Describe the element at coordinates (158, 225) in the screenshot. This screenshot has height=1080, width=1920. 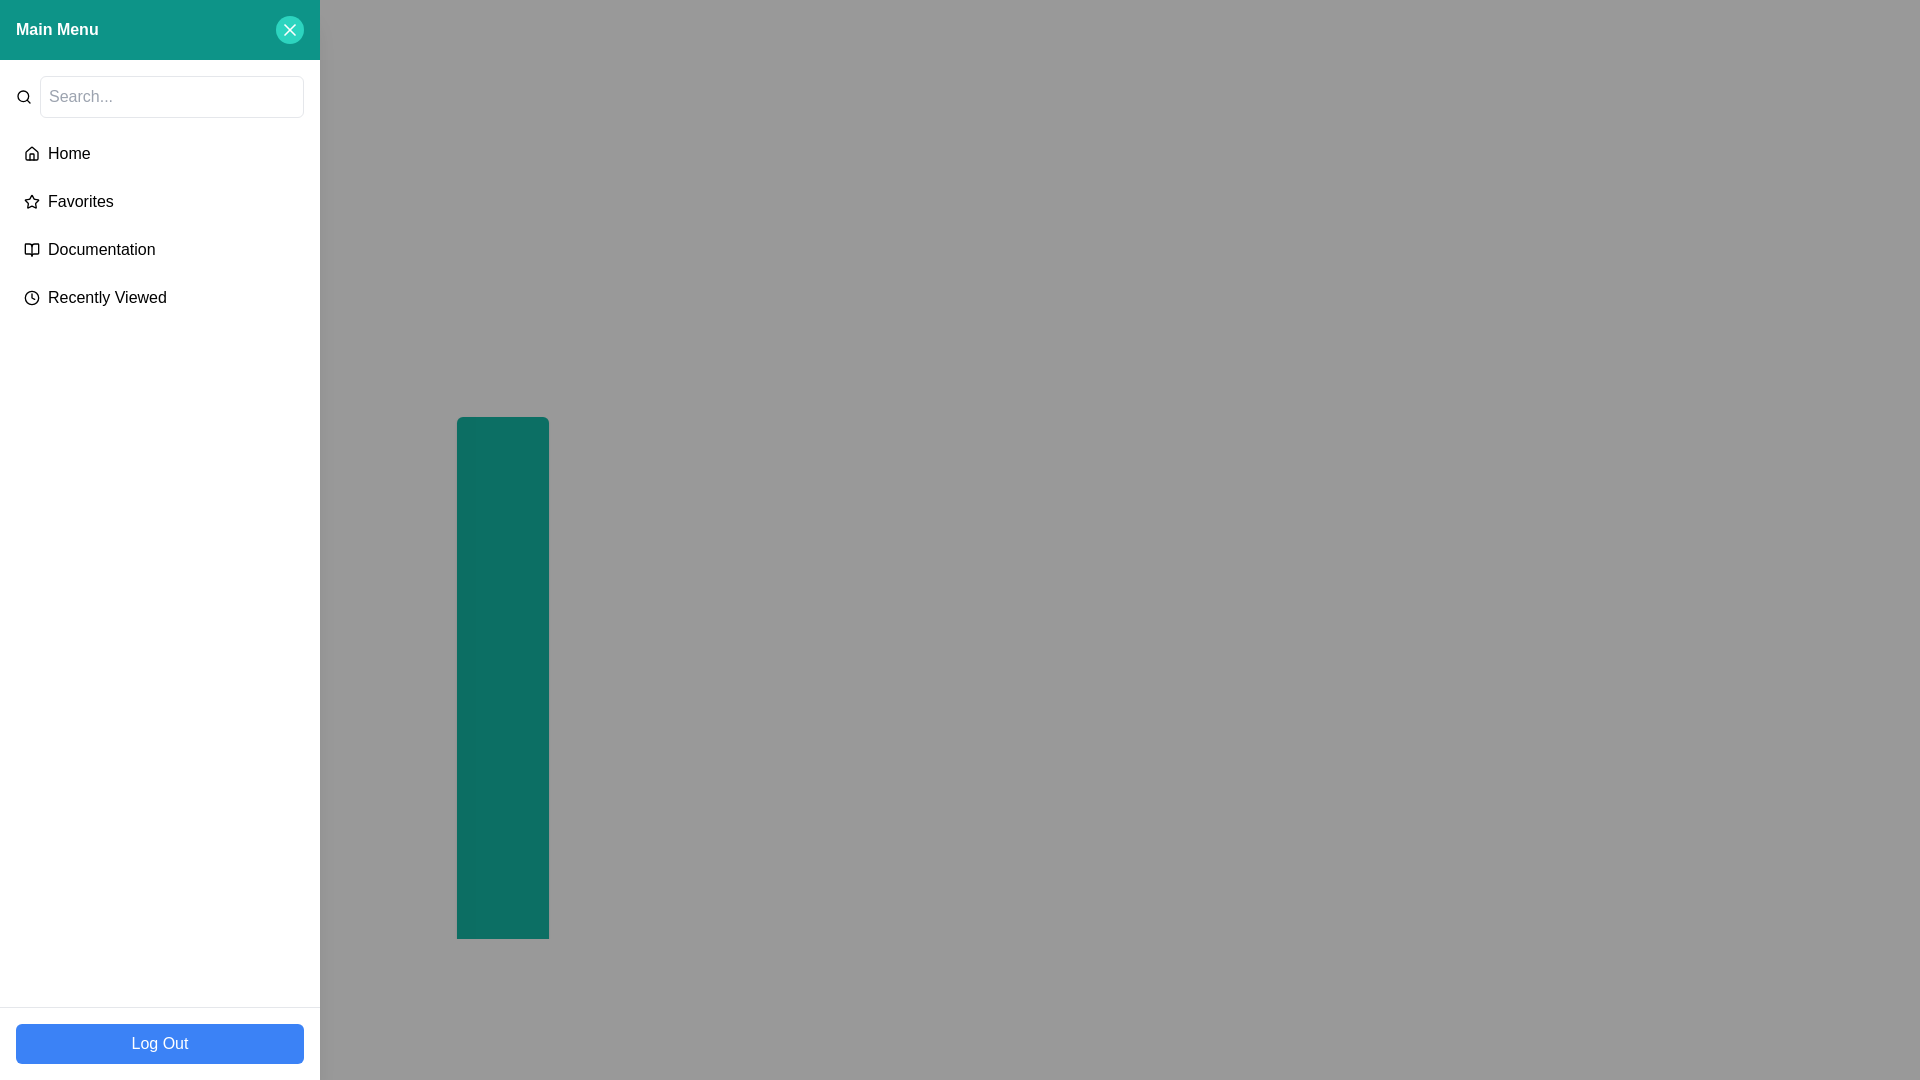
I see `the Navigation Menu located in the left sidebar` at that location.